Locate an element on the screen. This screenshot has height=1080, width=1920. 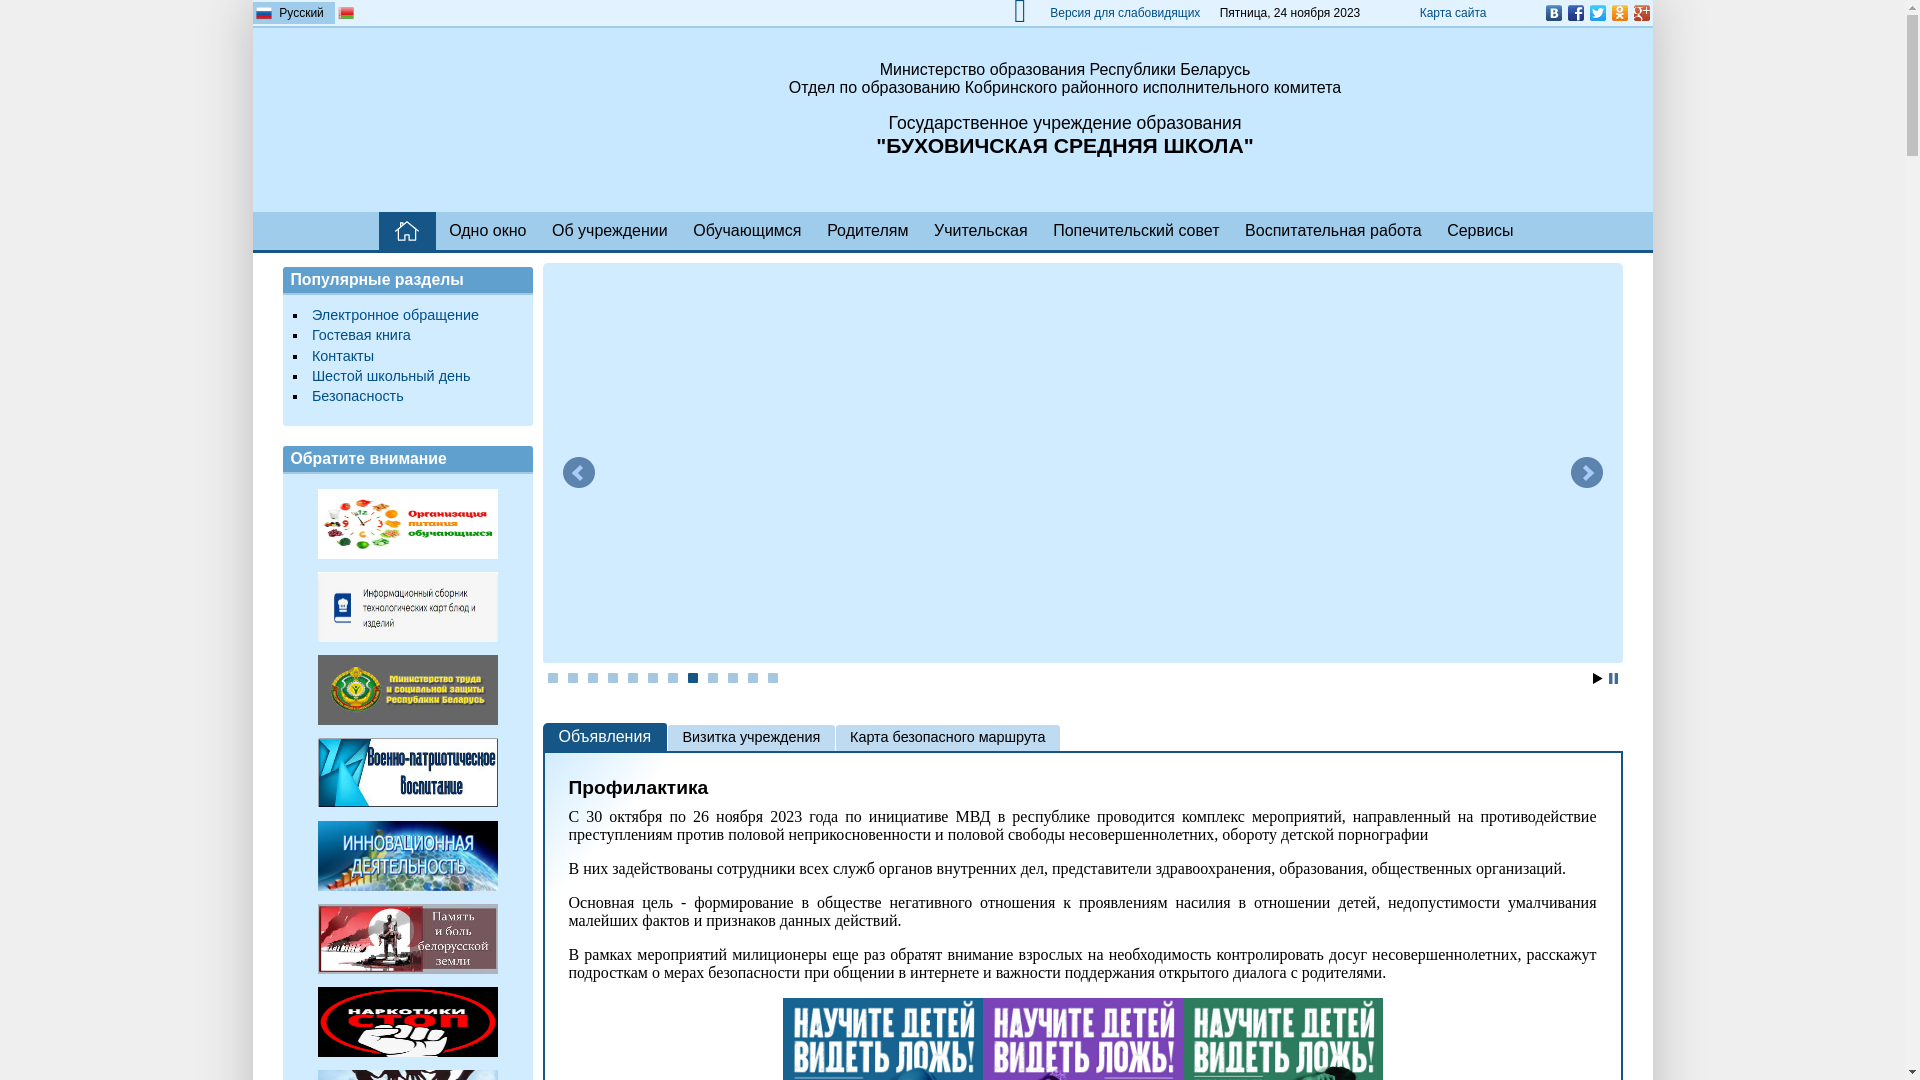
'3' is located at coordinates (592, 677).